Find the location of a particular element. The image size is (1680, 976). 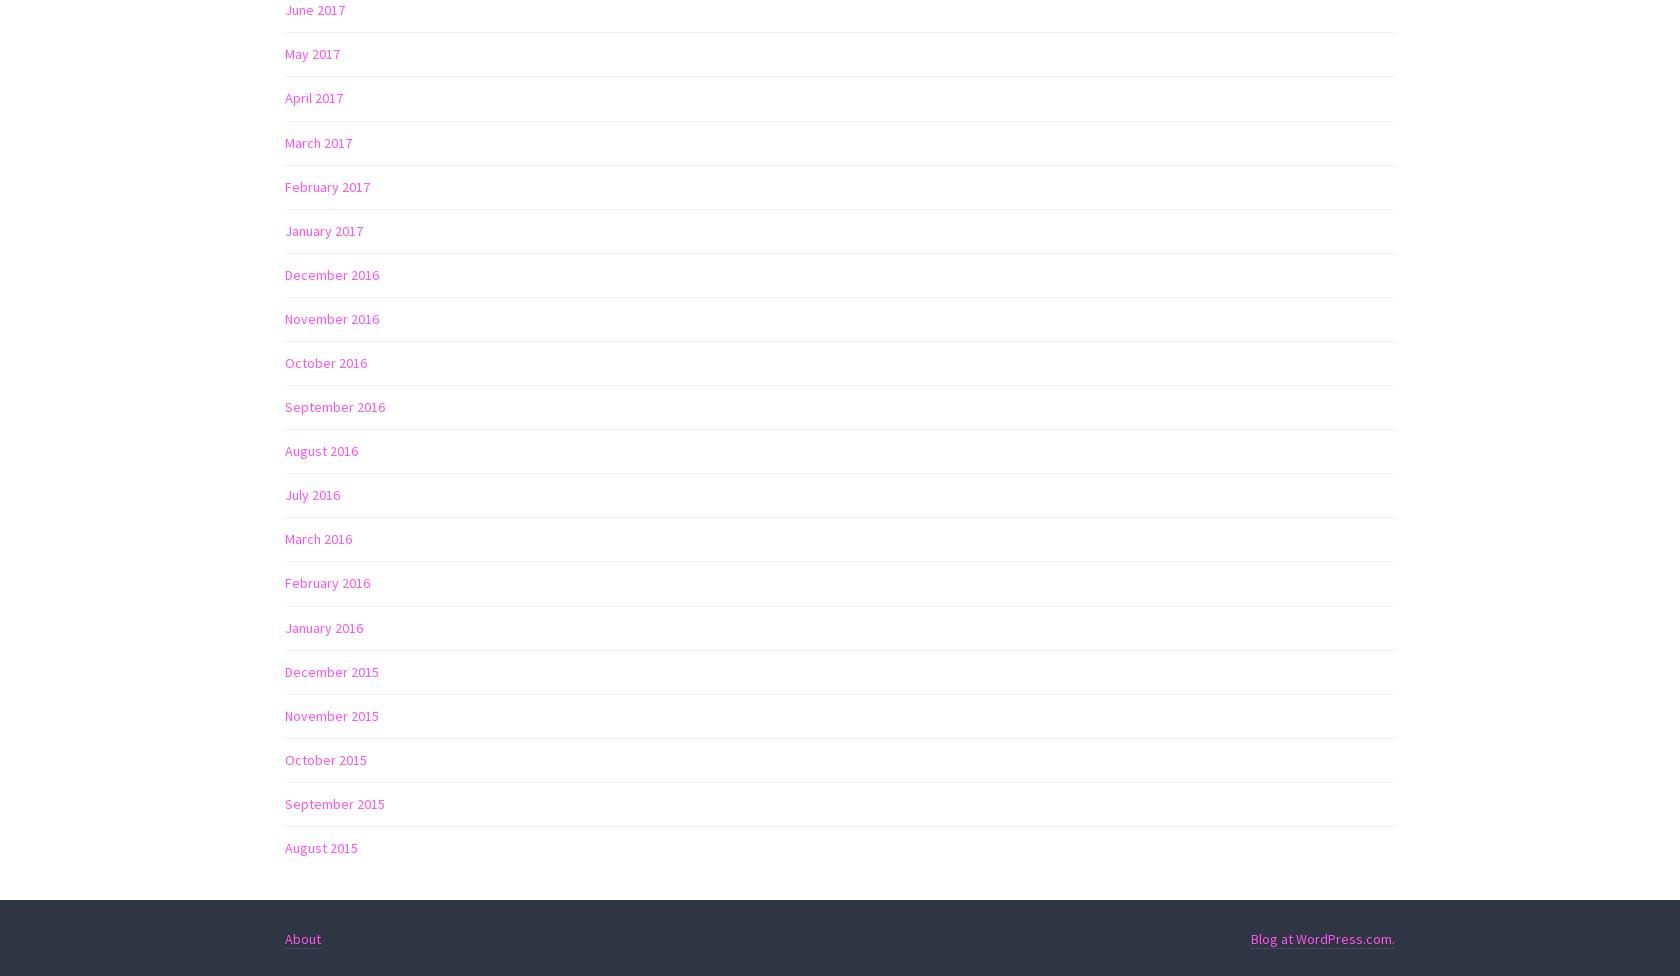

'August 2016' is located at coordinates (321, 450).